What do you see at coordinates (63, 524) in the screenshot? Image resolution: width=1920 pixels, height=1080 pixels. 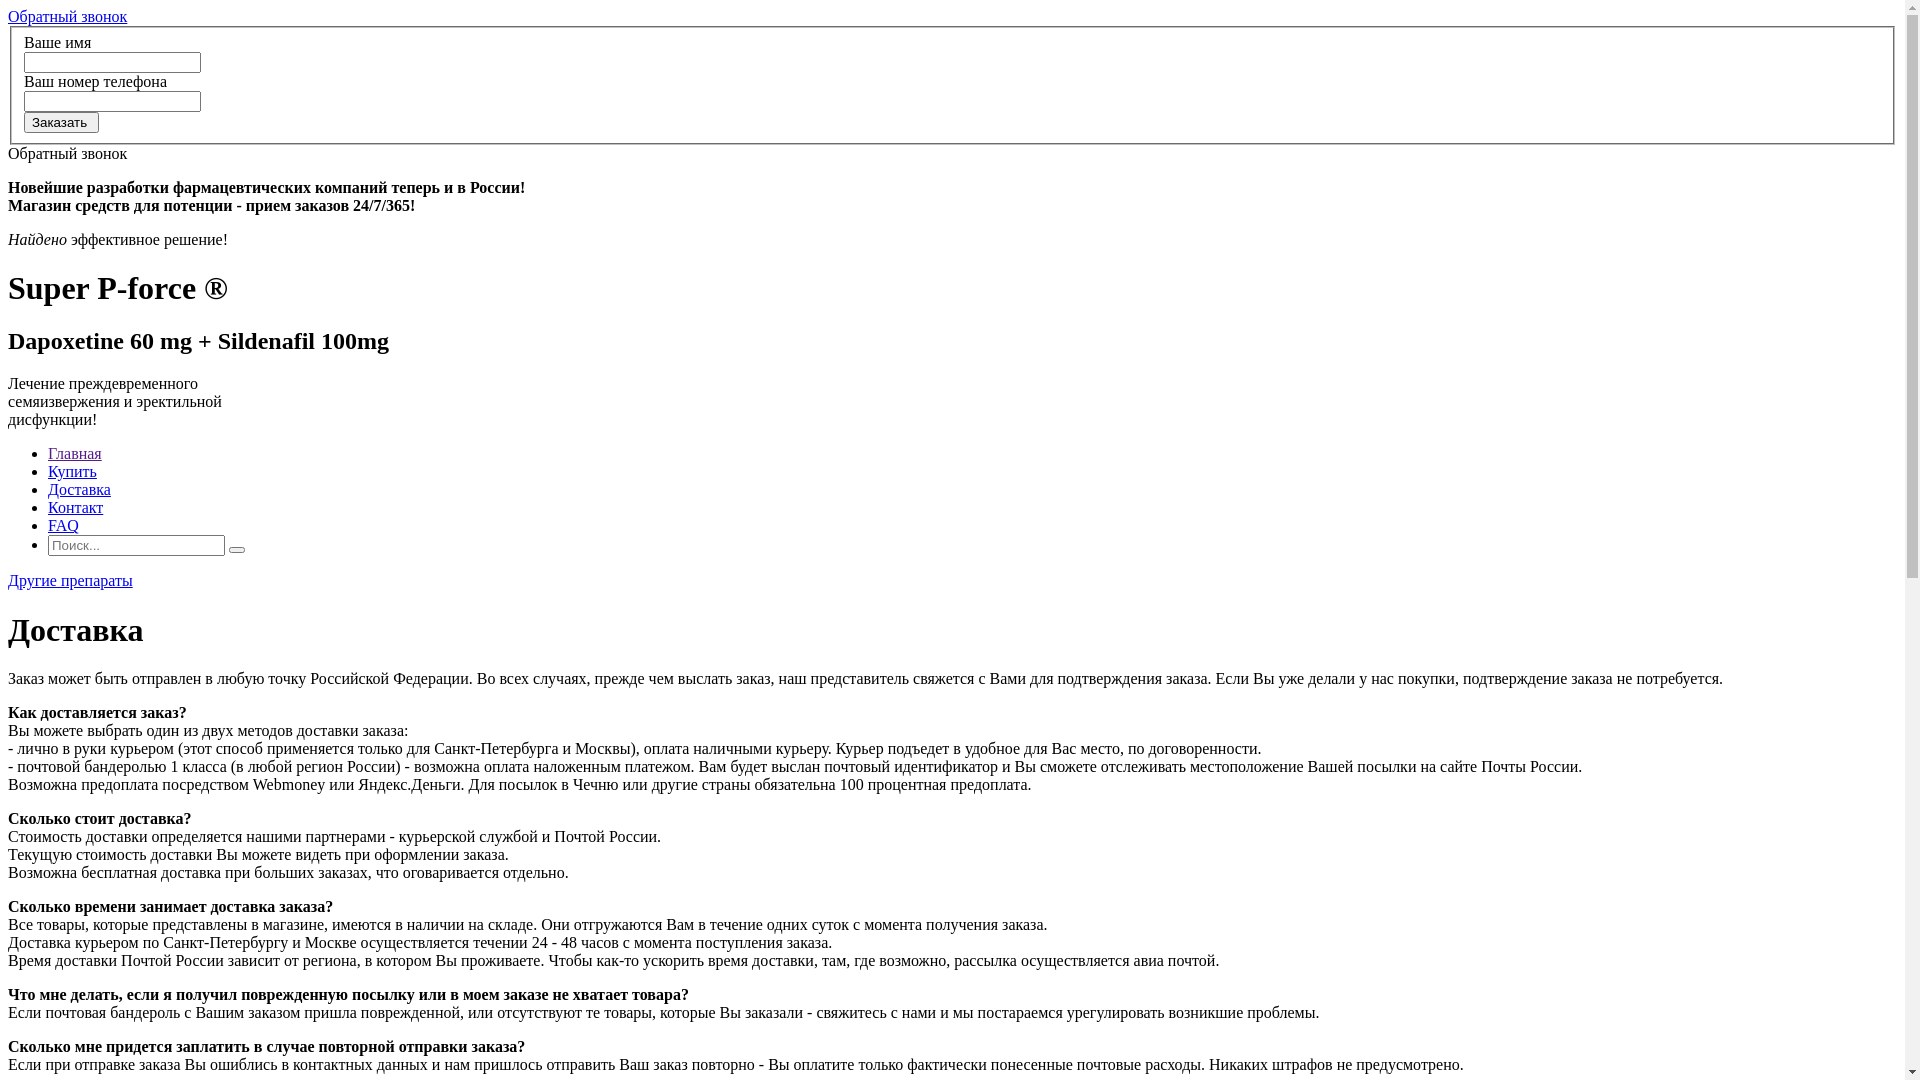 I see `'FAQ'` at bounding box center [63, 524].